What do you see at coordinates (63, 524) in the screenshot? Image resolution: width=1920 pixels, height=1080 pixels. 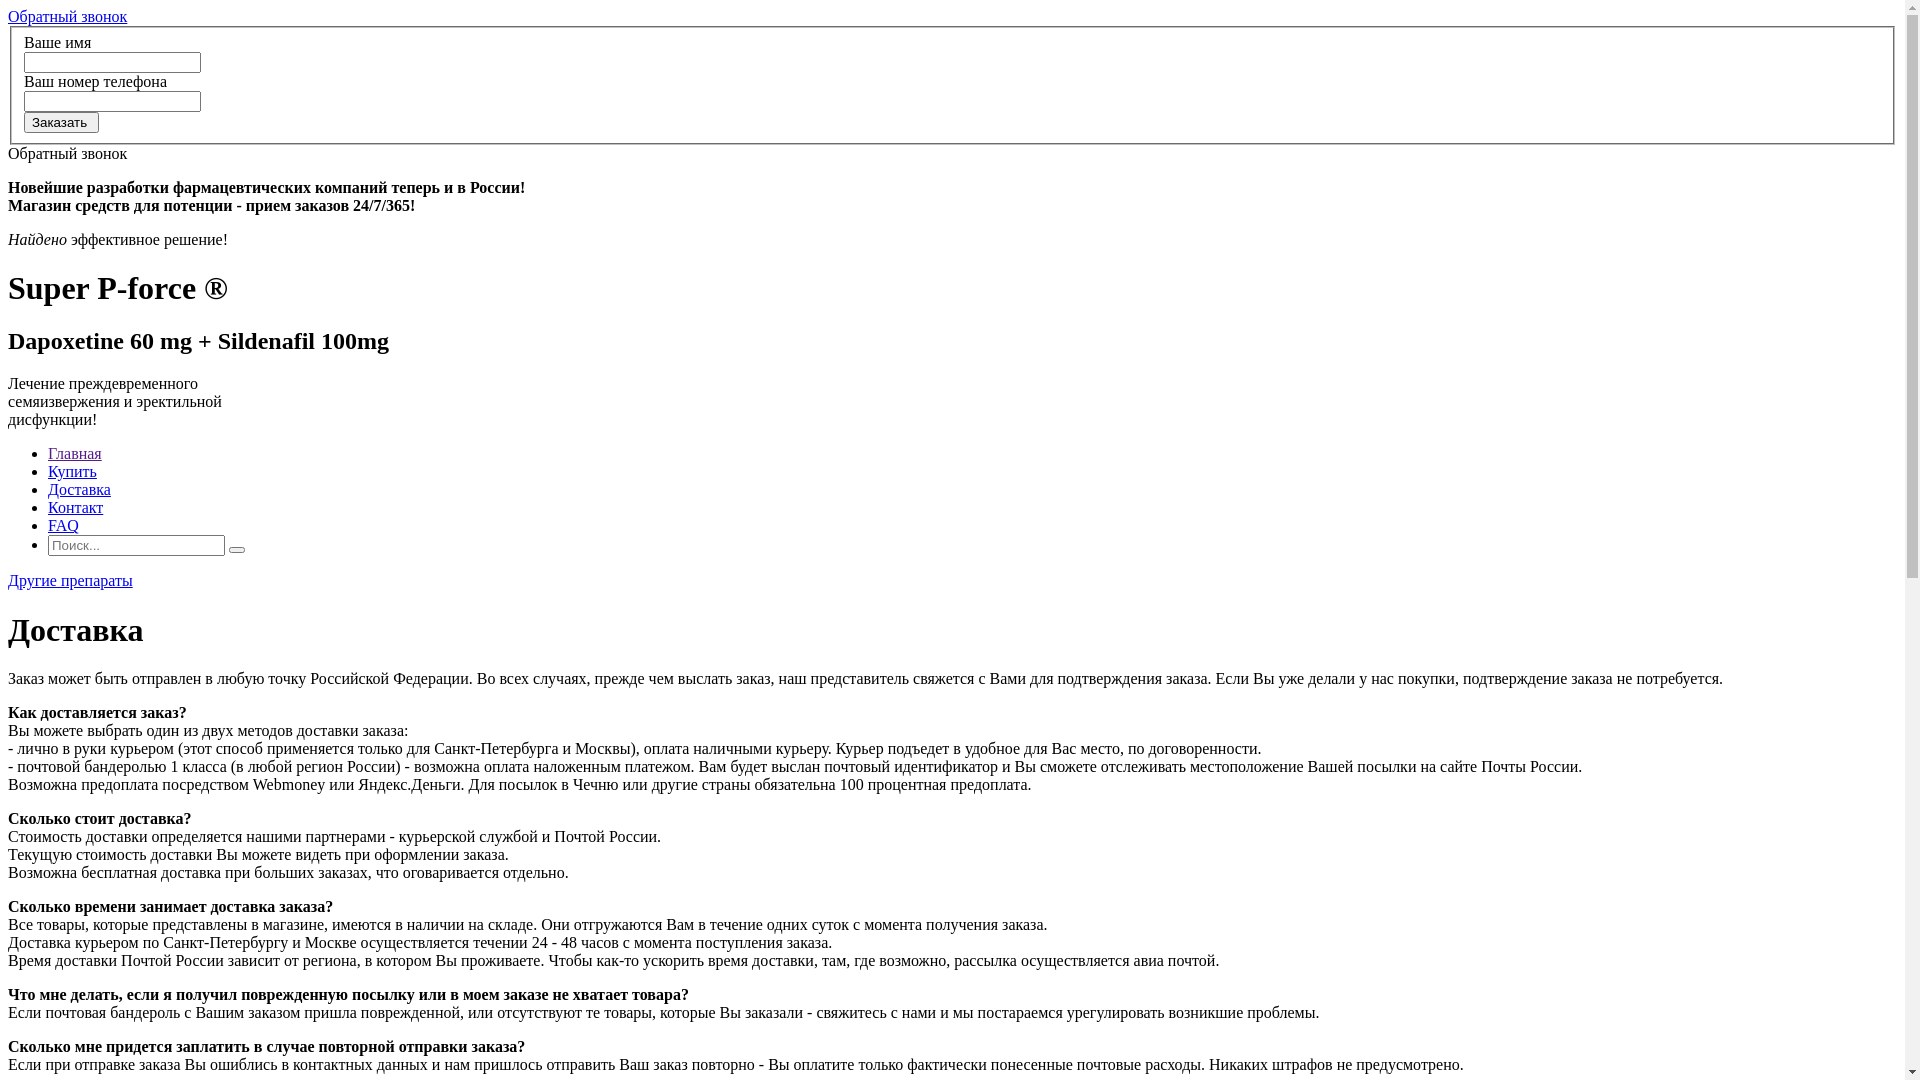 I see `'FAQ'` at bounding box center [63, 524].